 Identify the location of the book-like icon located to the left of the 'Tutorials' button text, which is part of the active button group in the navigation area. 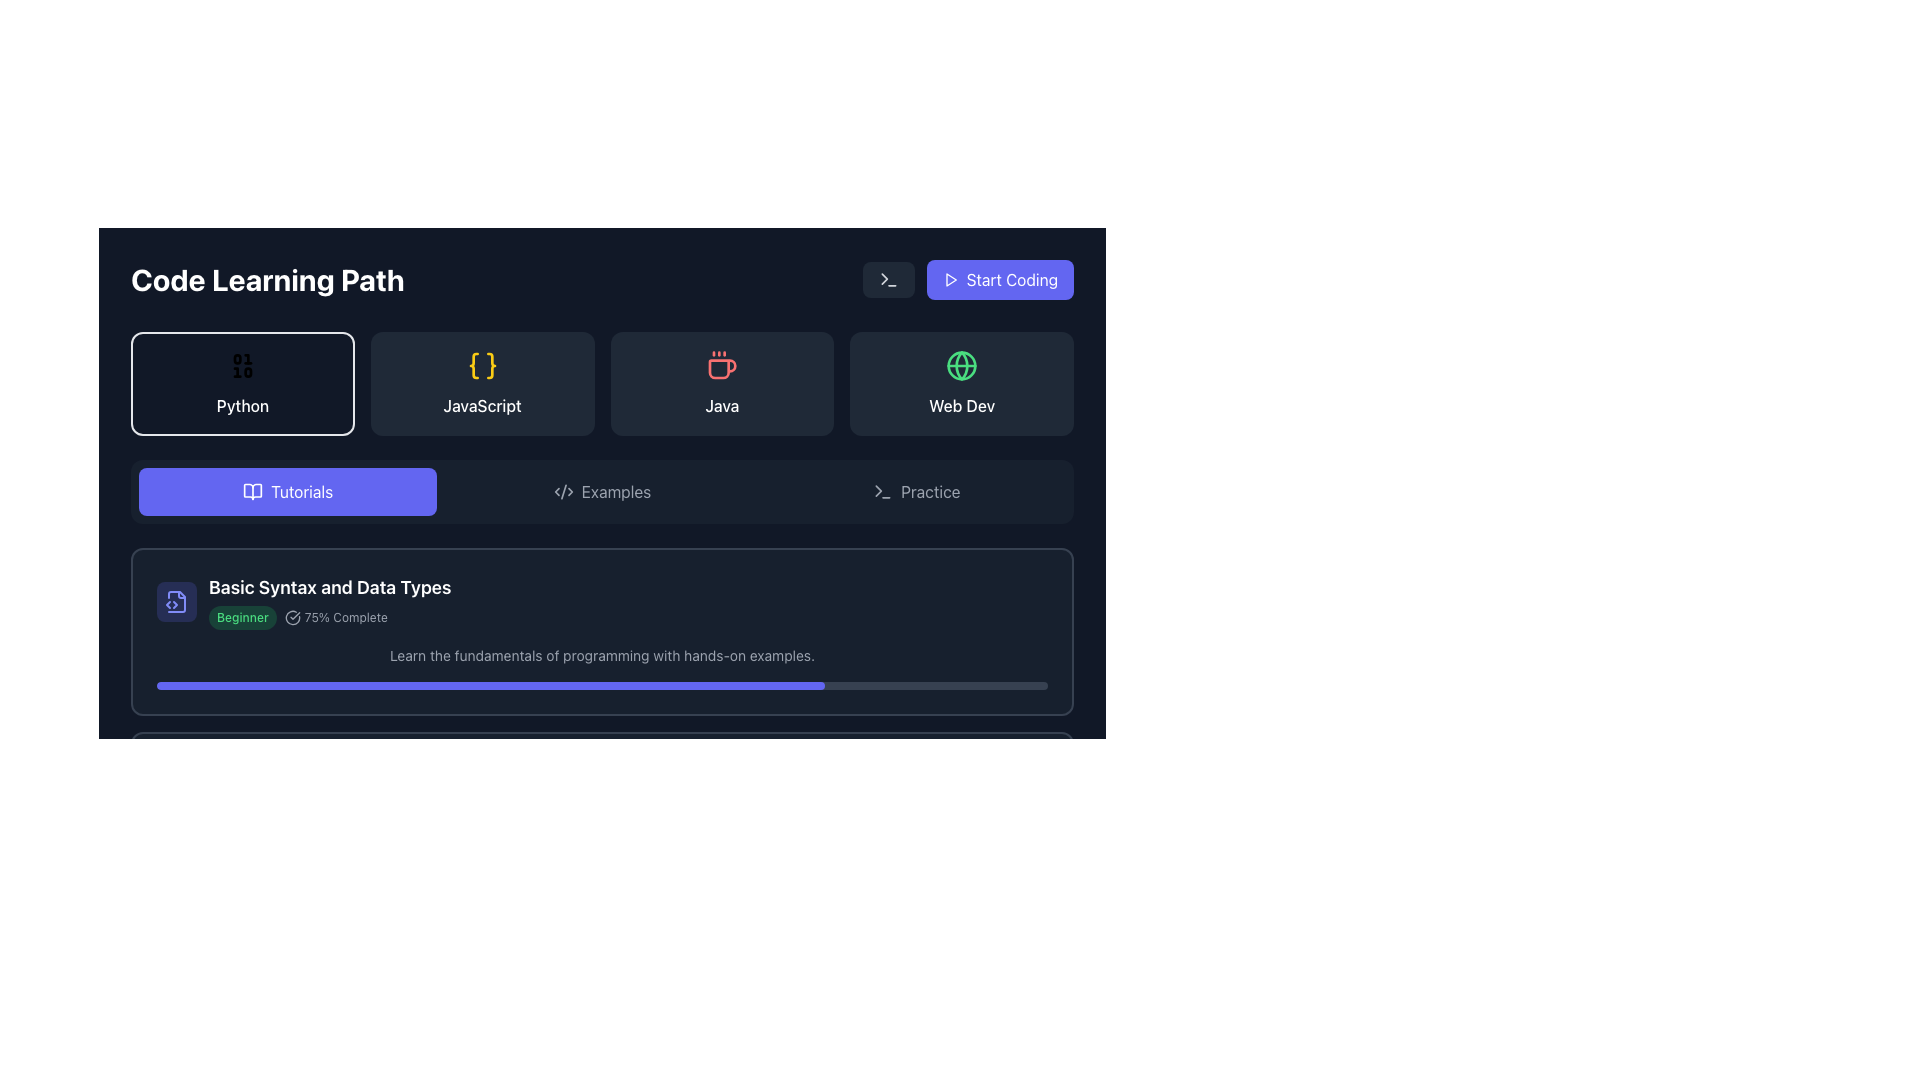
(252, 492).